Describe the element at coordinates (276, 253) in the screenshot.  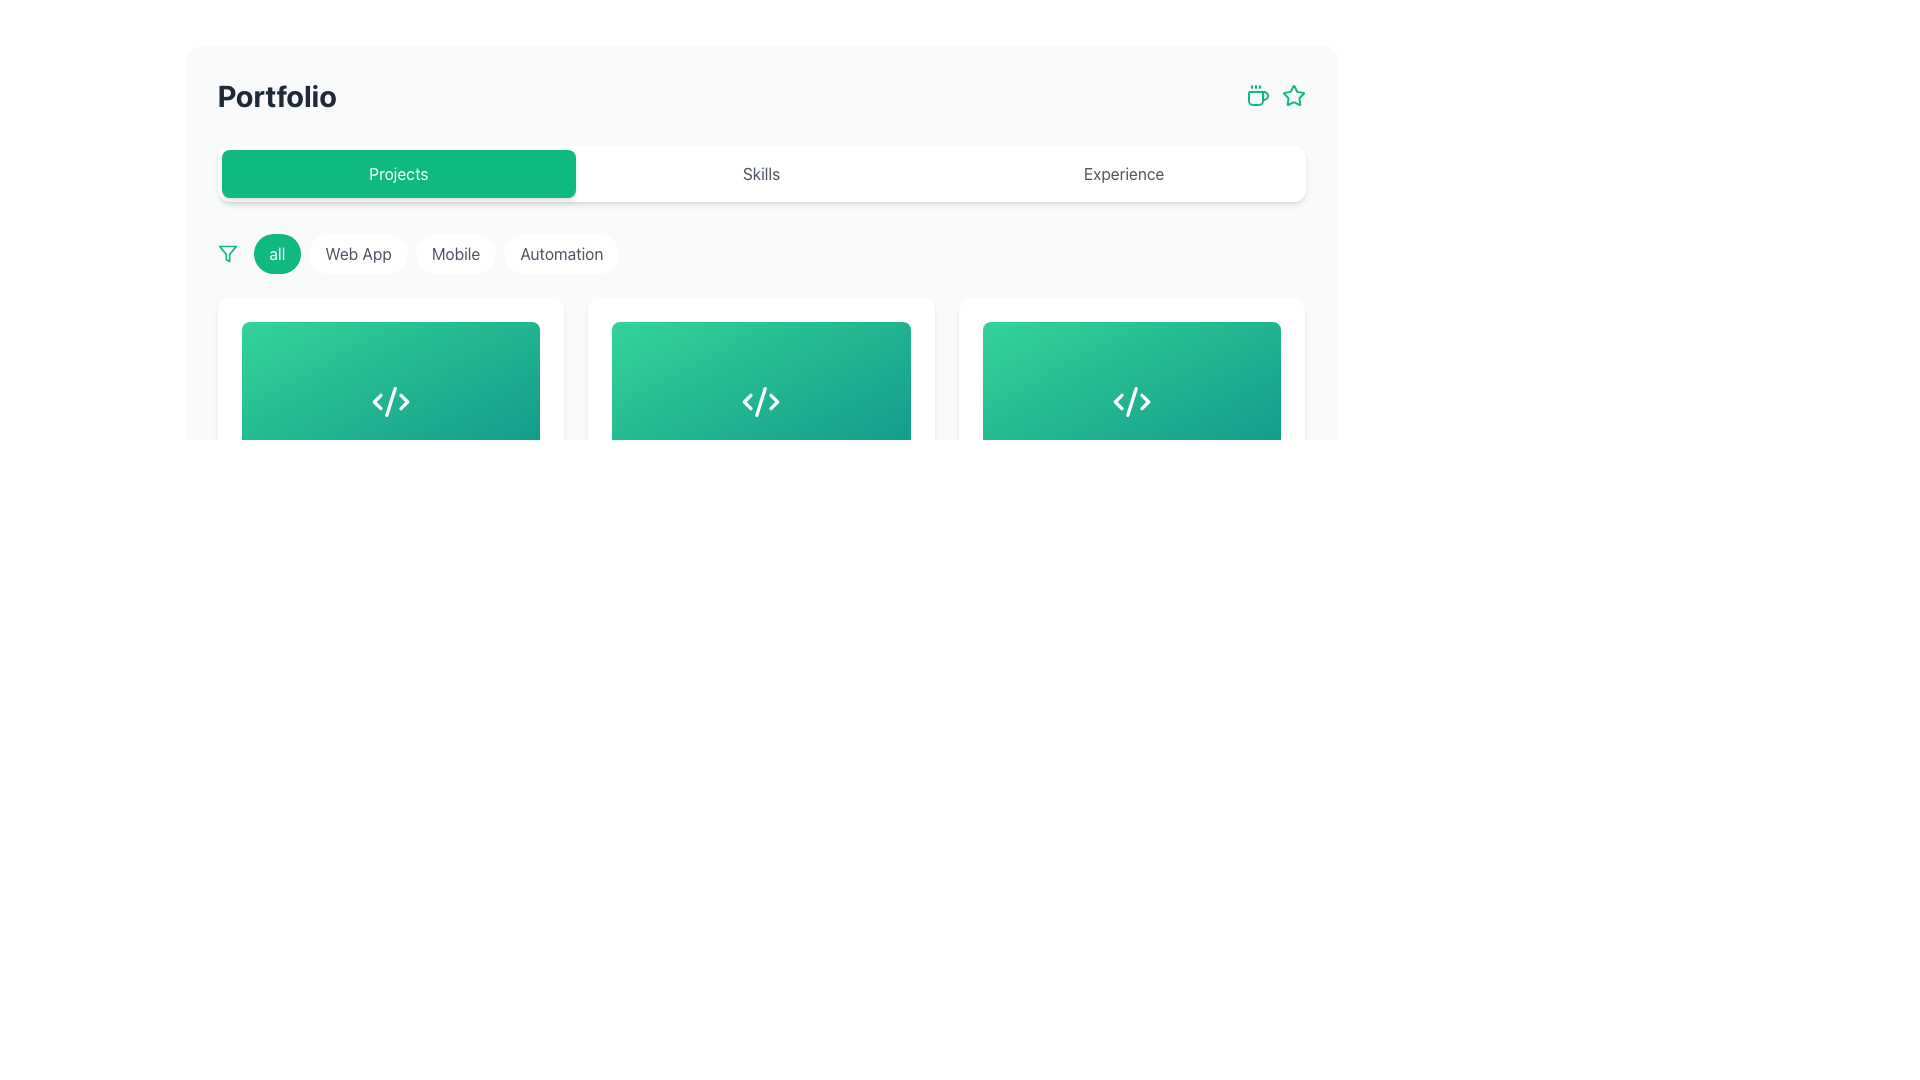
I see `the green button labeled 'all'` at that location.